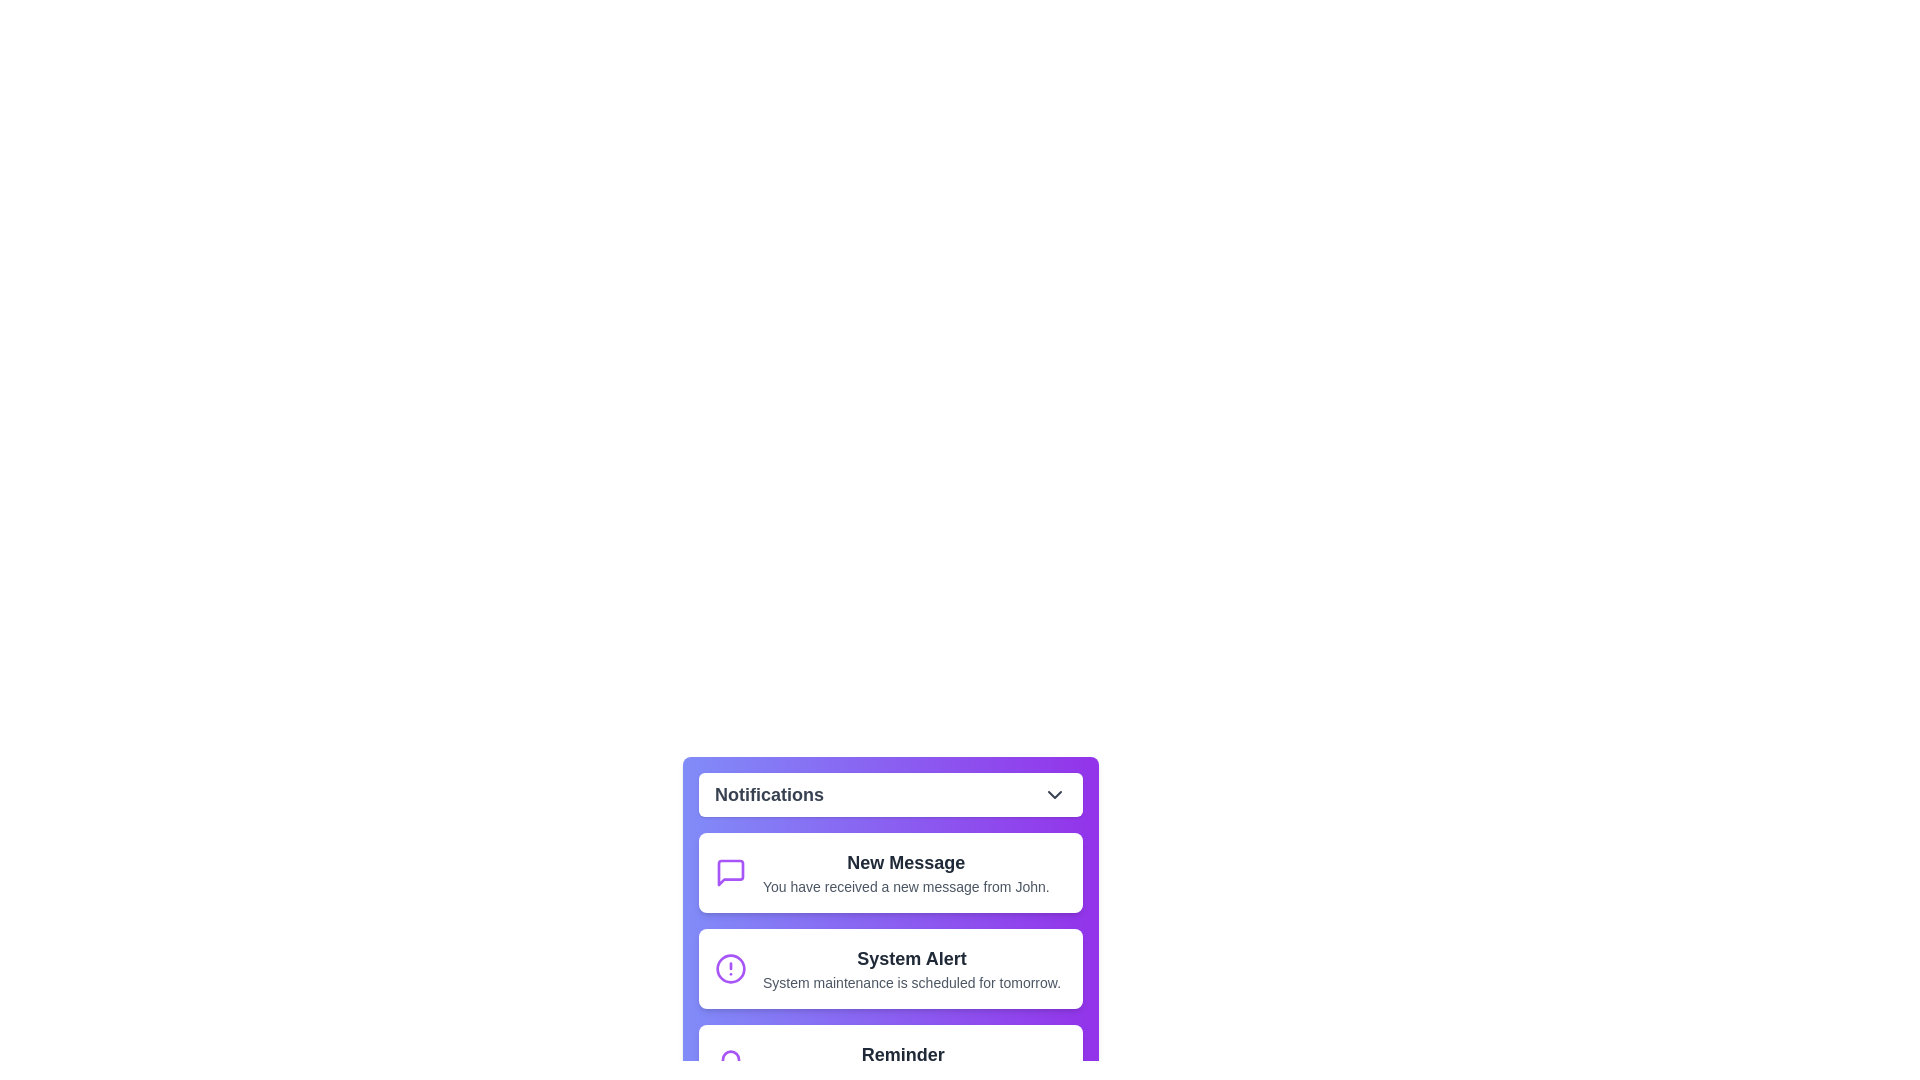  I want to click on the notification item with title System Alert, so click(890, 967).